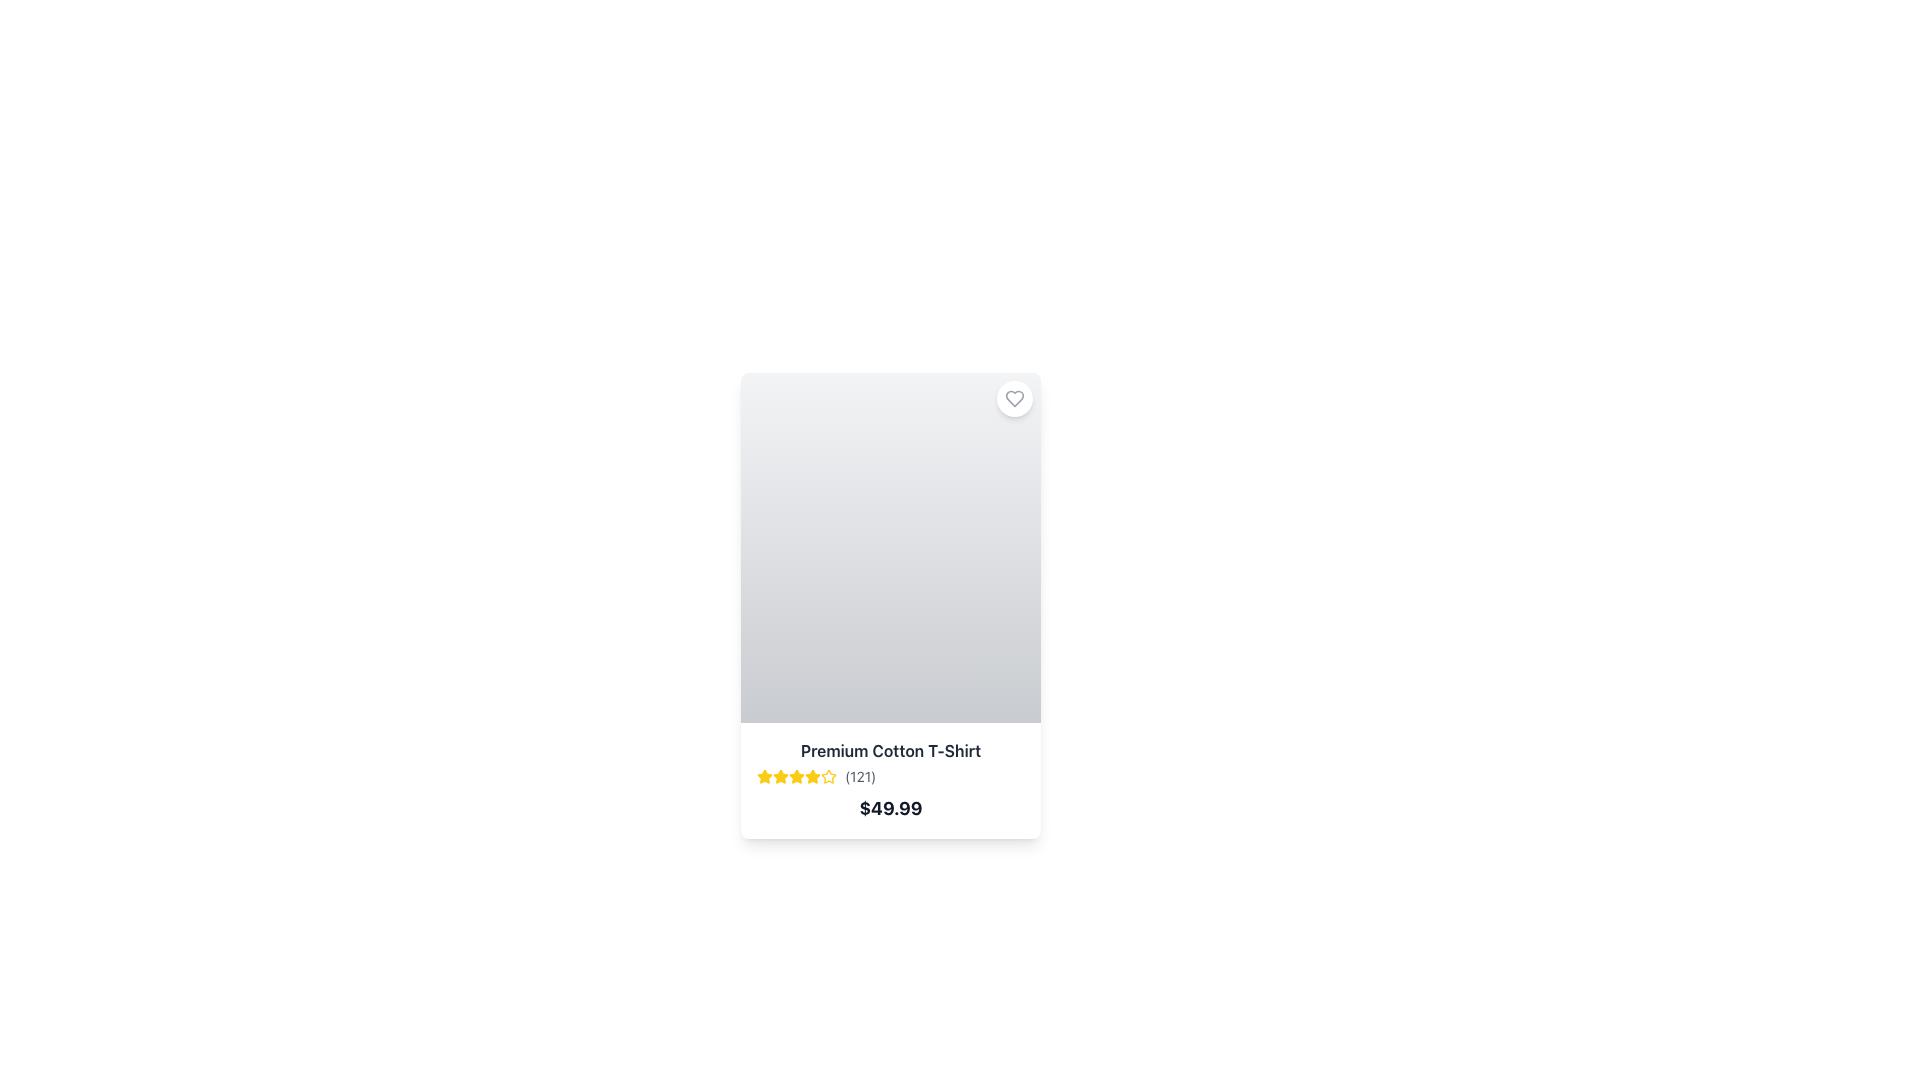  What do you see at coordinates (795, 775) in the screenshot?
I see `the fourth yellow star icon in the rating system to interact with it` at bounding box center [795, 775].